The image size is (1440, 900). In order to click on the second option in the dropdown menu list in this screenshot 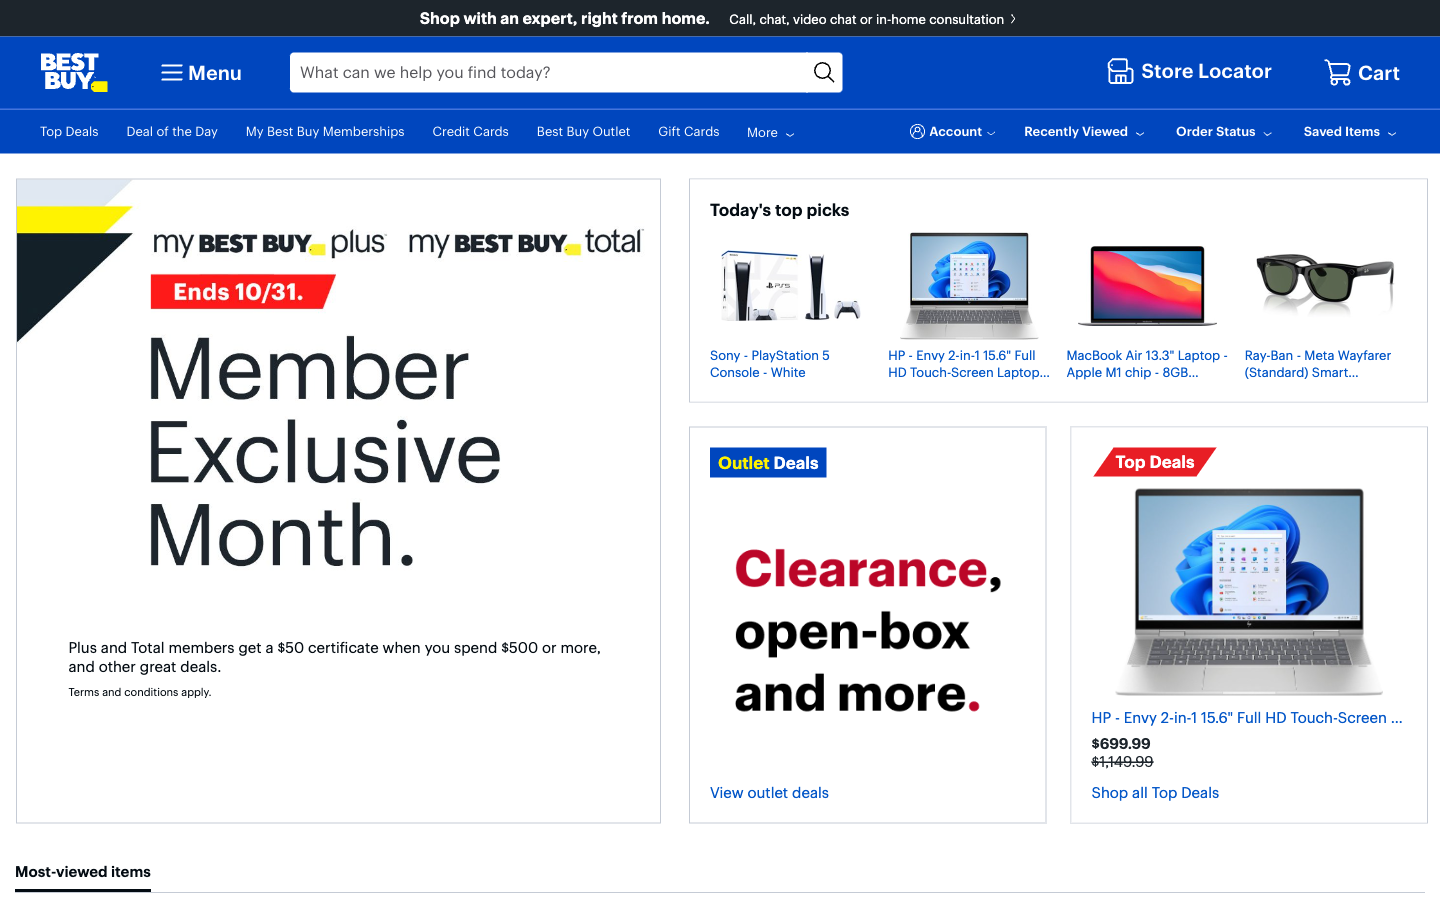, I will do `click(199, 71)`.